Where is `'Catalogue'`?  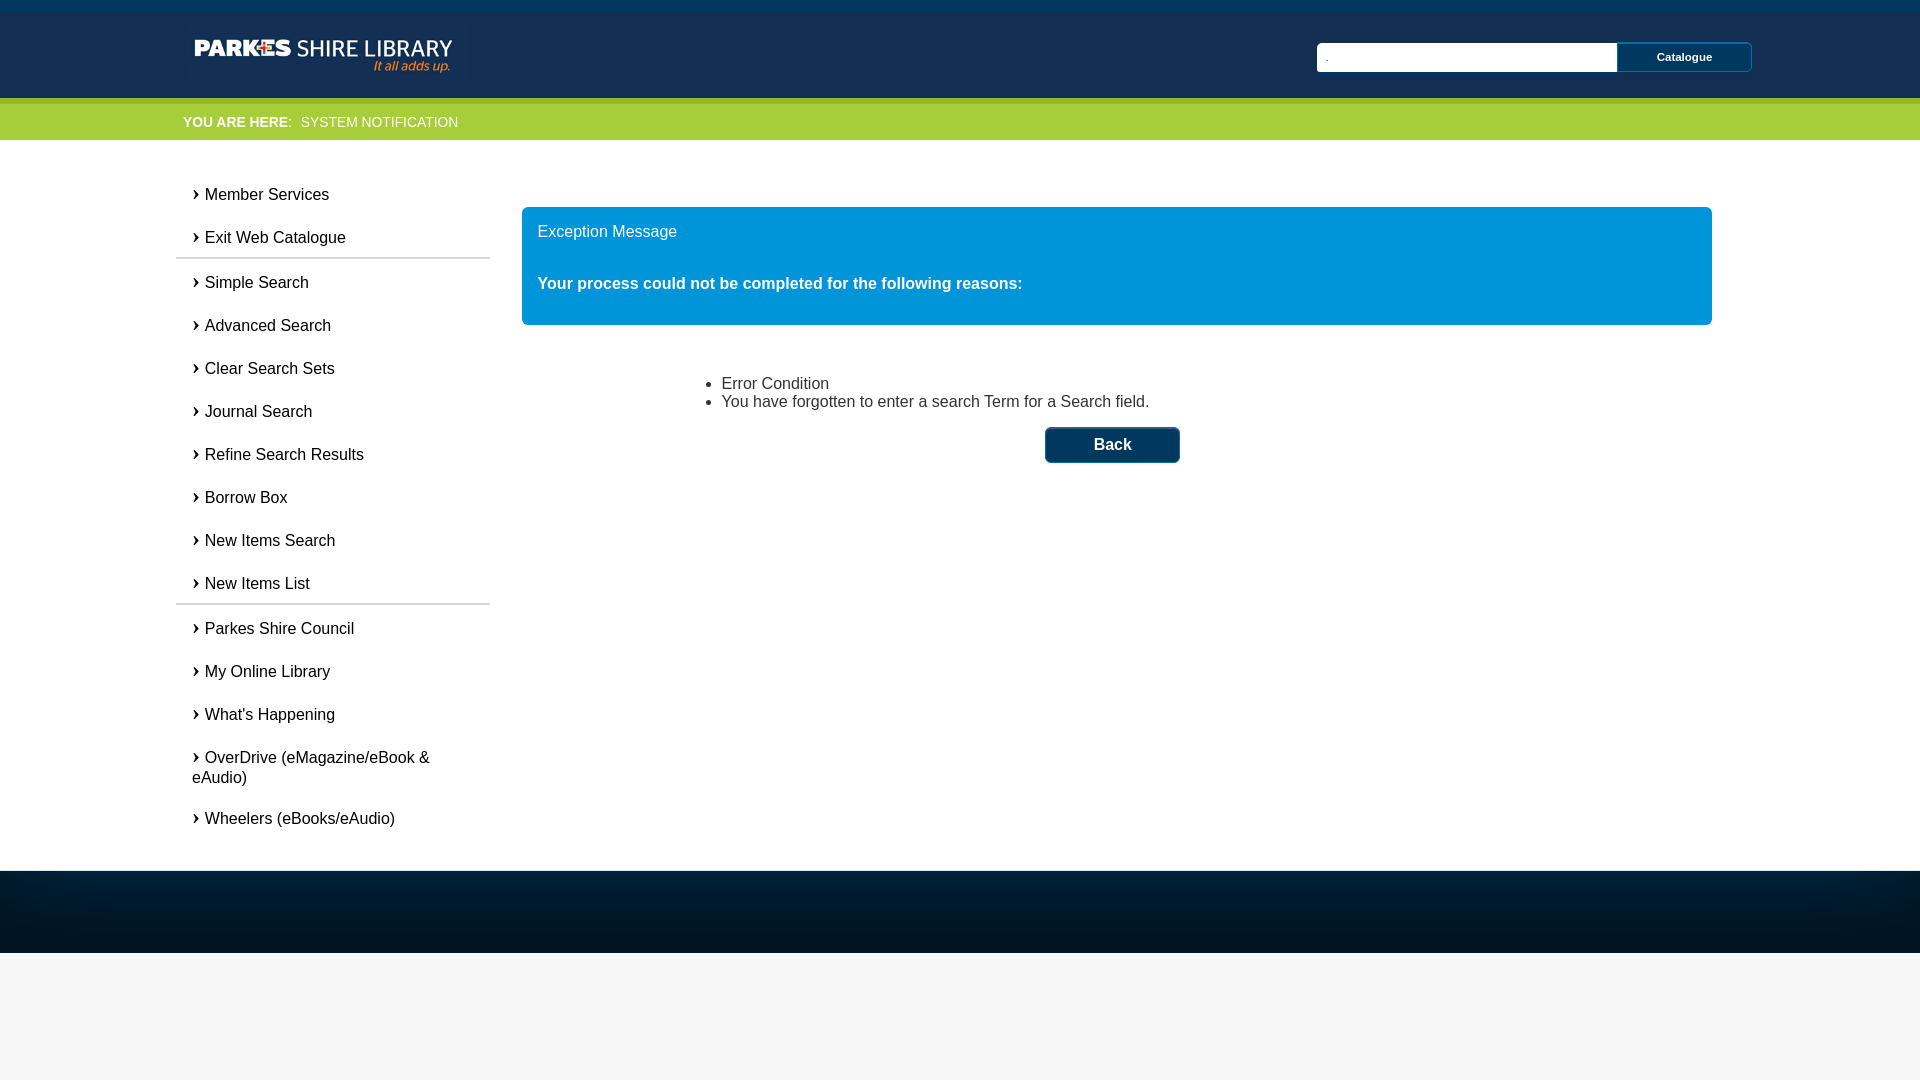
'Catalogue' is located at coordinates (1617, 56).